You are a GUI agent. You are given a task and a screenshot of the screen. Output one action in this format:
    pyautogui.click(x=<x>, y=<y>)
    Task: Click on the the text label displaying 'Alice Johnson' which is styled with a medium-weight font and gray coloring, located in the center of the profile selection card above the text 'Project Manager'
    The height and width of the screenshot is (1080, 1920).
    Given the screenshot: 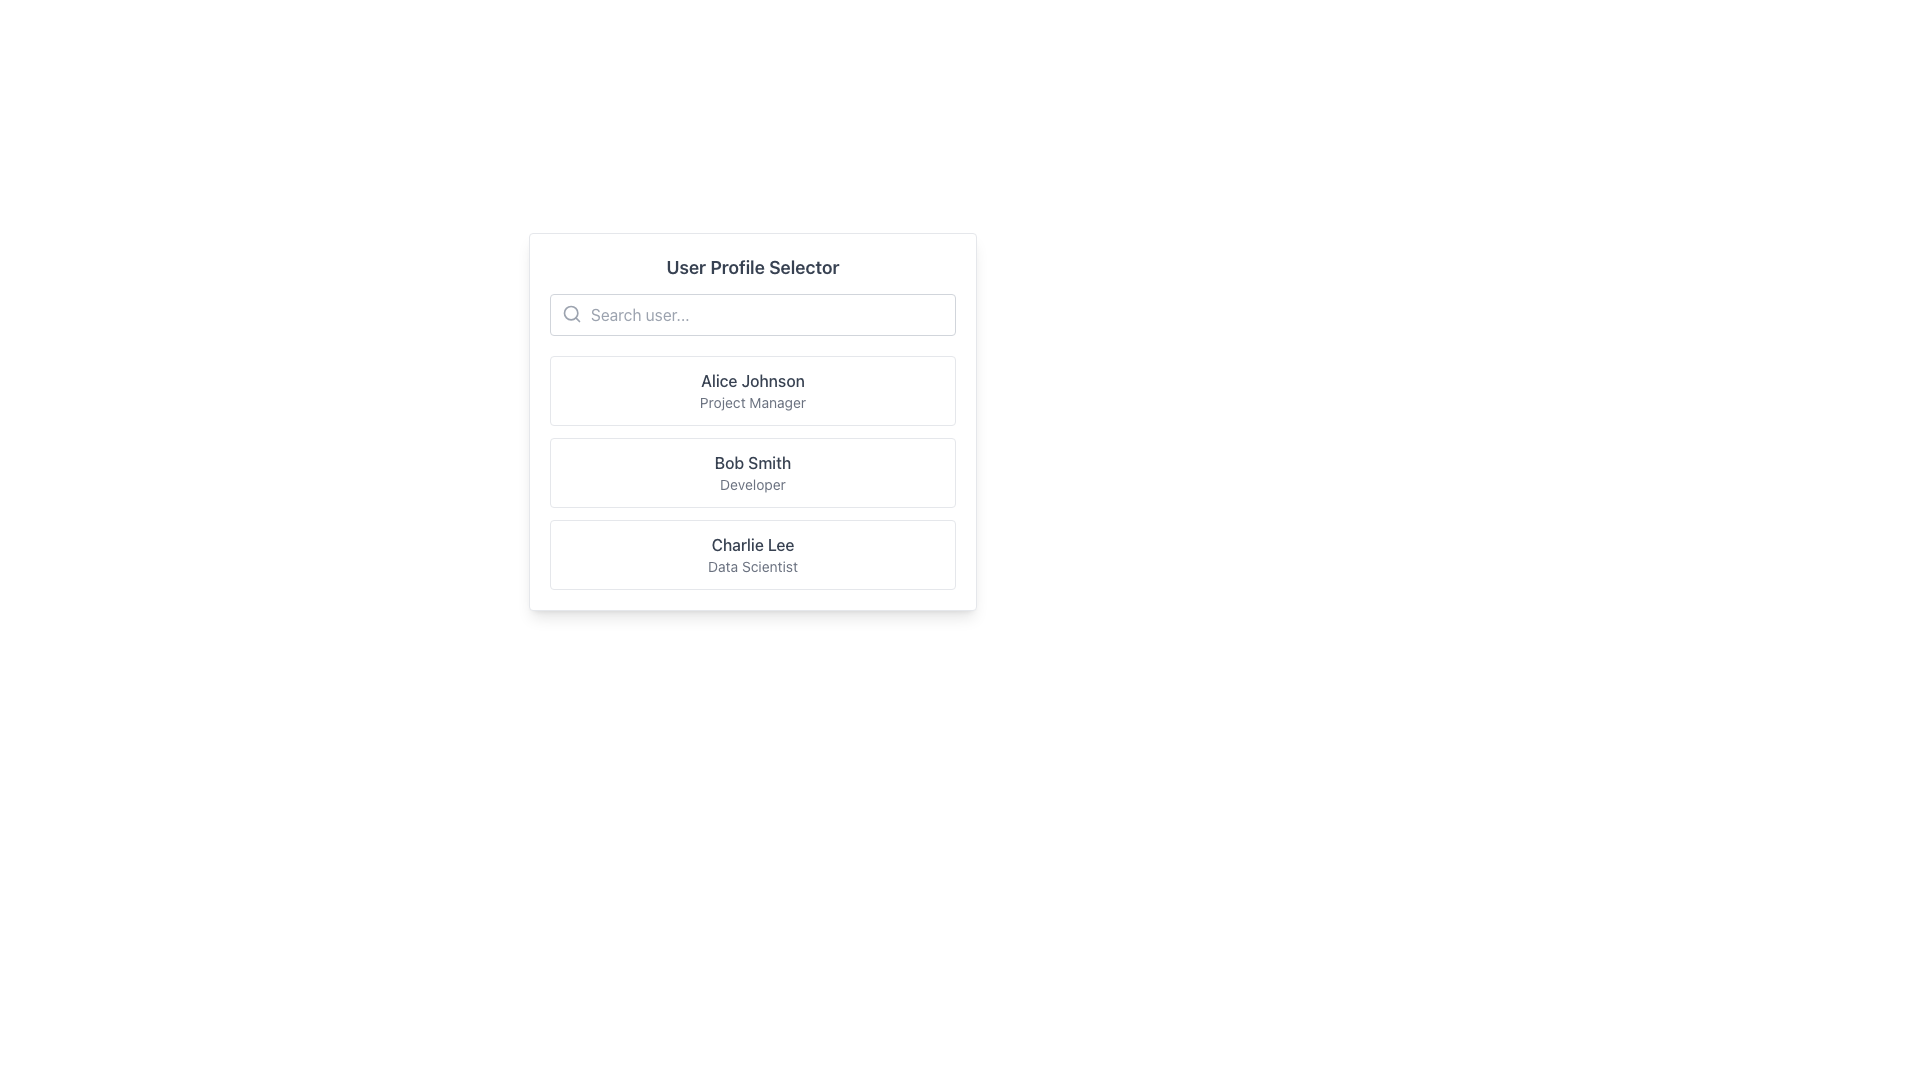 What is the action you would take?
    pyautogui.click(x=752, y=381)
    